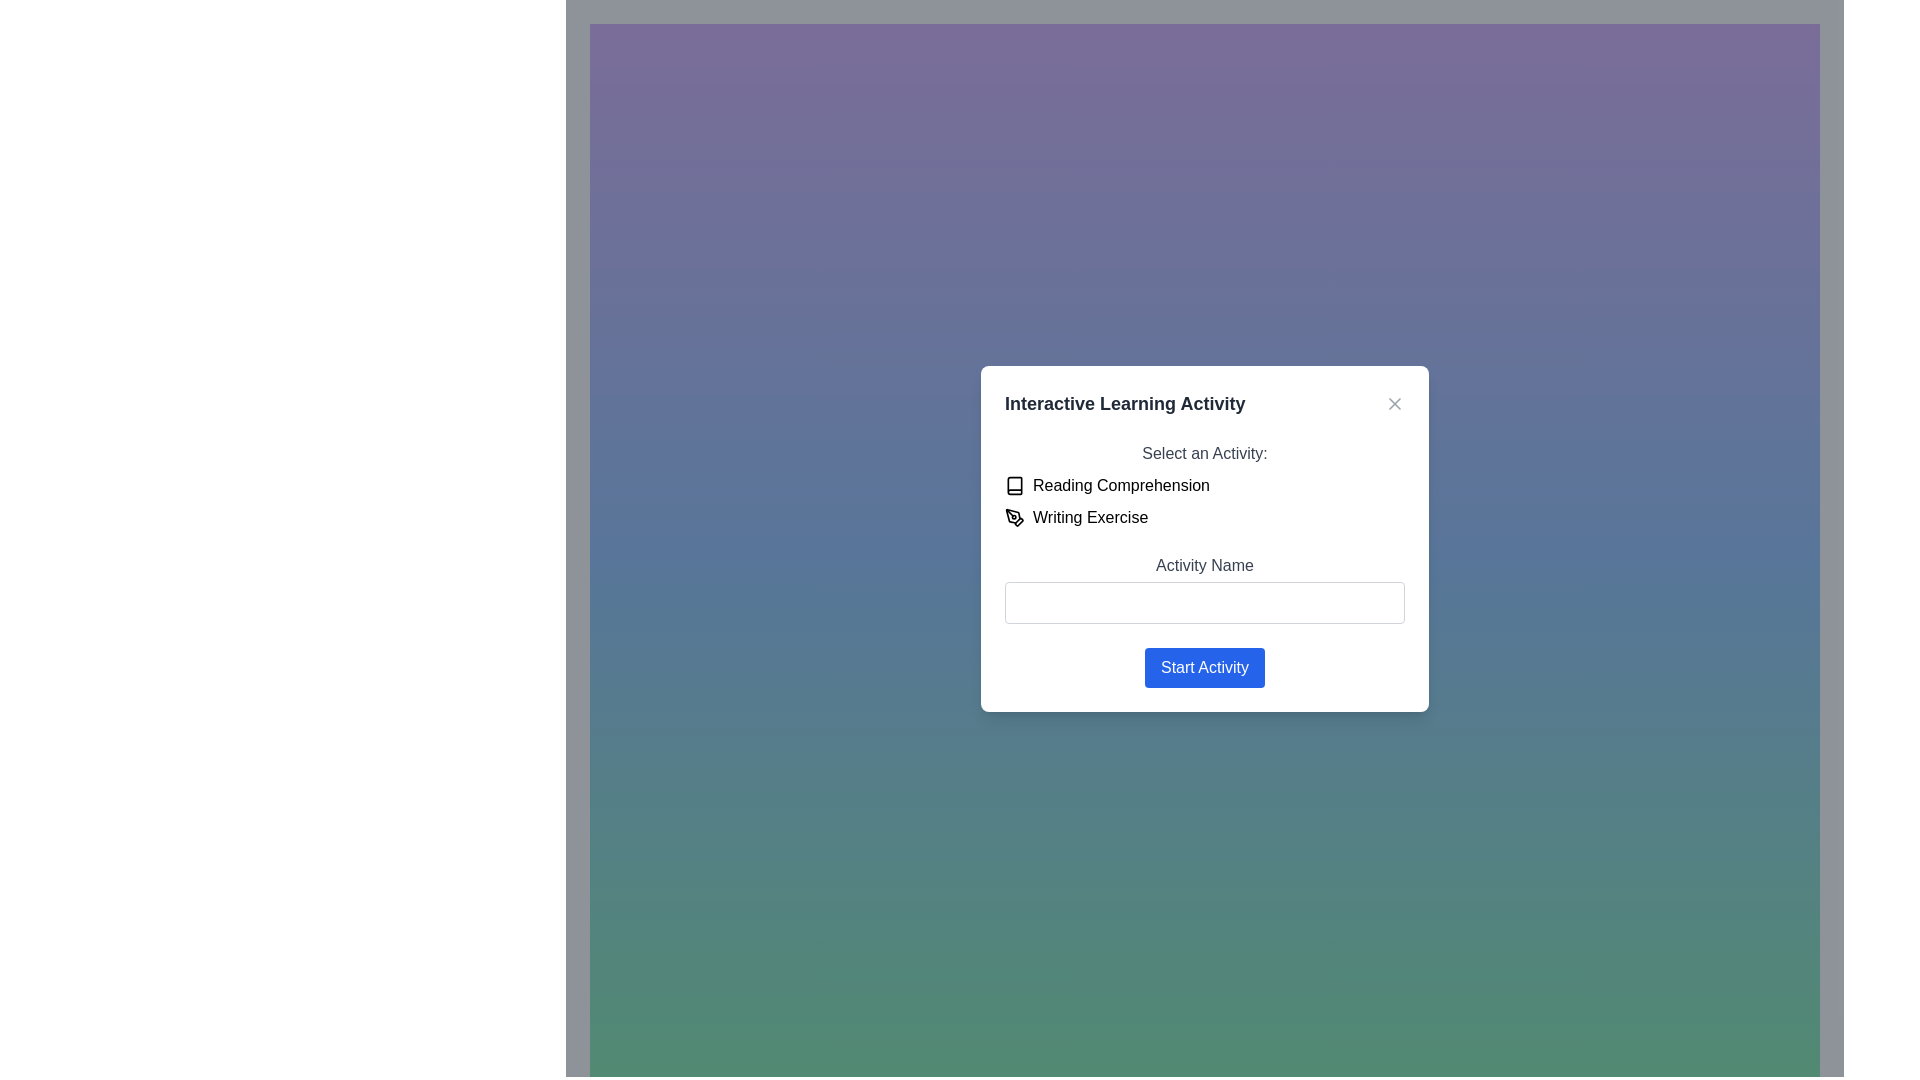 The width and height of the screenshot is (1920, 1080). I want to click on the pen tool icon representing the 'Writing Exercise' activity, which is located to the left of the text 'Writing Exercise', so click(1014, 516).